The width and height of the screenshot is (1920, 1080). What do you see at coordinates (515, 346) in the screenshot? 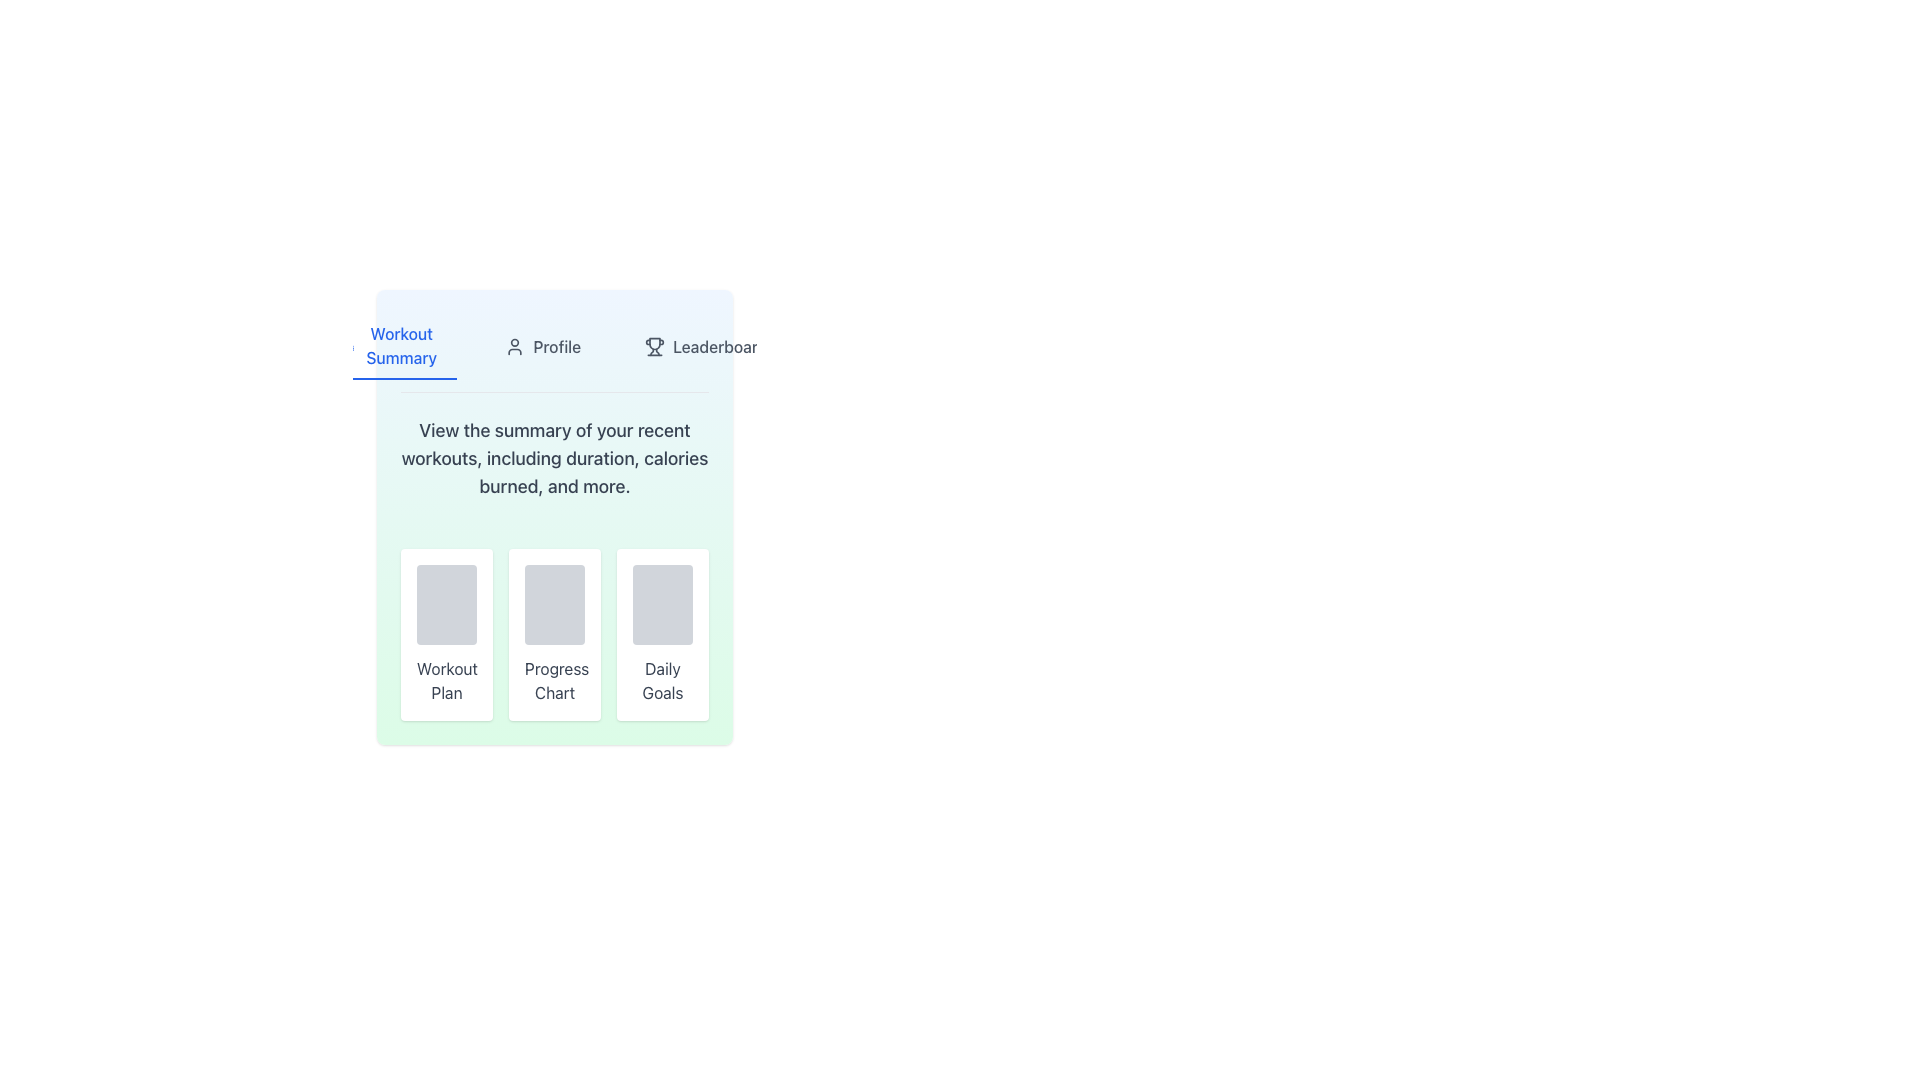
I see `the user profile avatar icon, which is a minimalistic drawing of a person, located to the left of the text 'Profile' in the horizontal navigation menu` at bounding box center [515, 346].